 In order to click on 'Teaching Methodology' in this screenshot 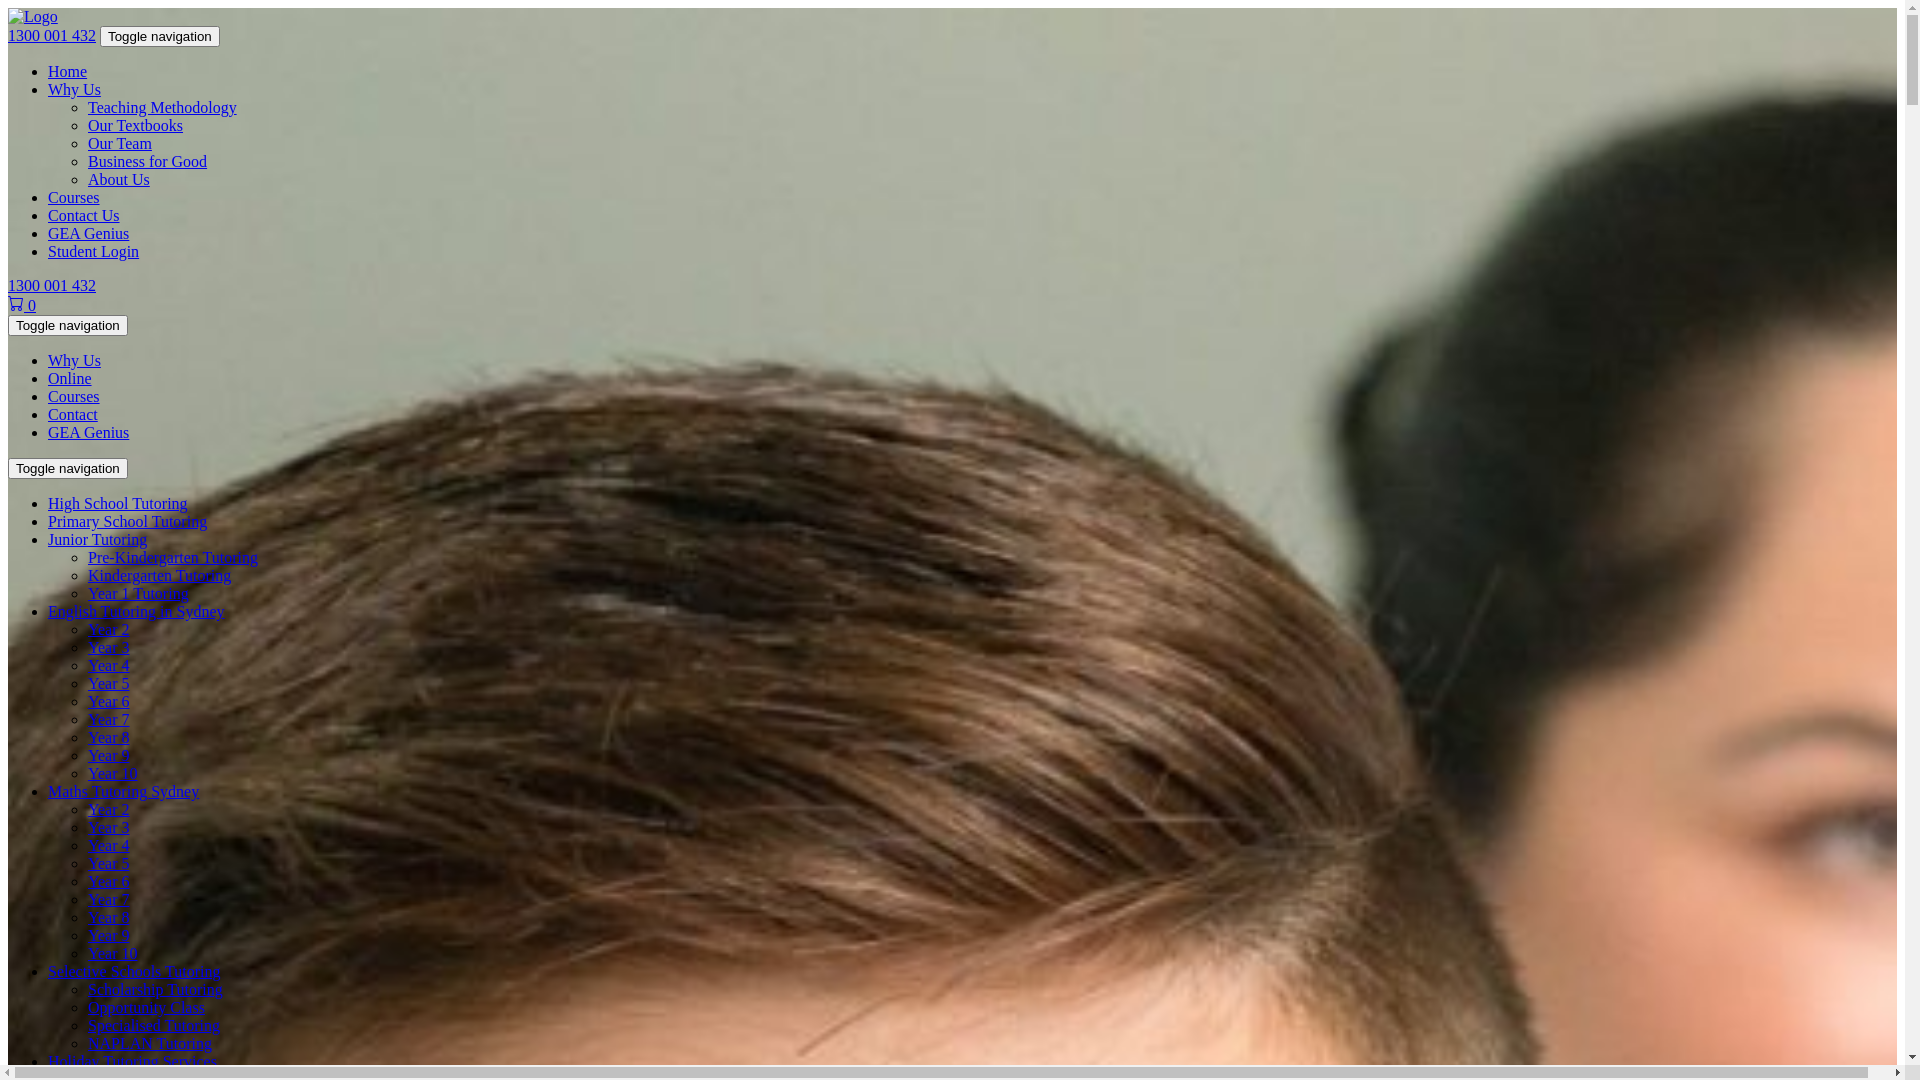, I will do `click(86, 107)`.